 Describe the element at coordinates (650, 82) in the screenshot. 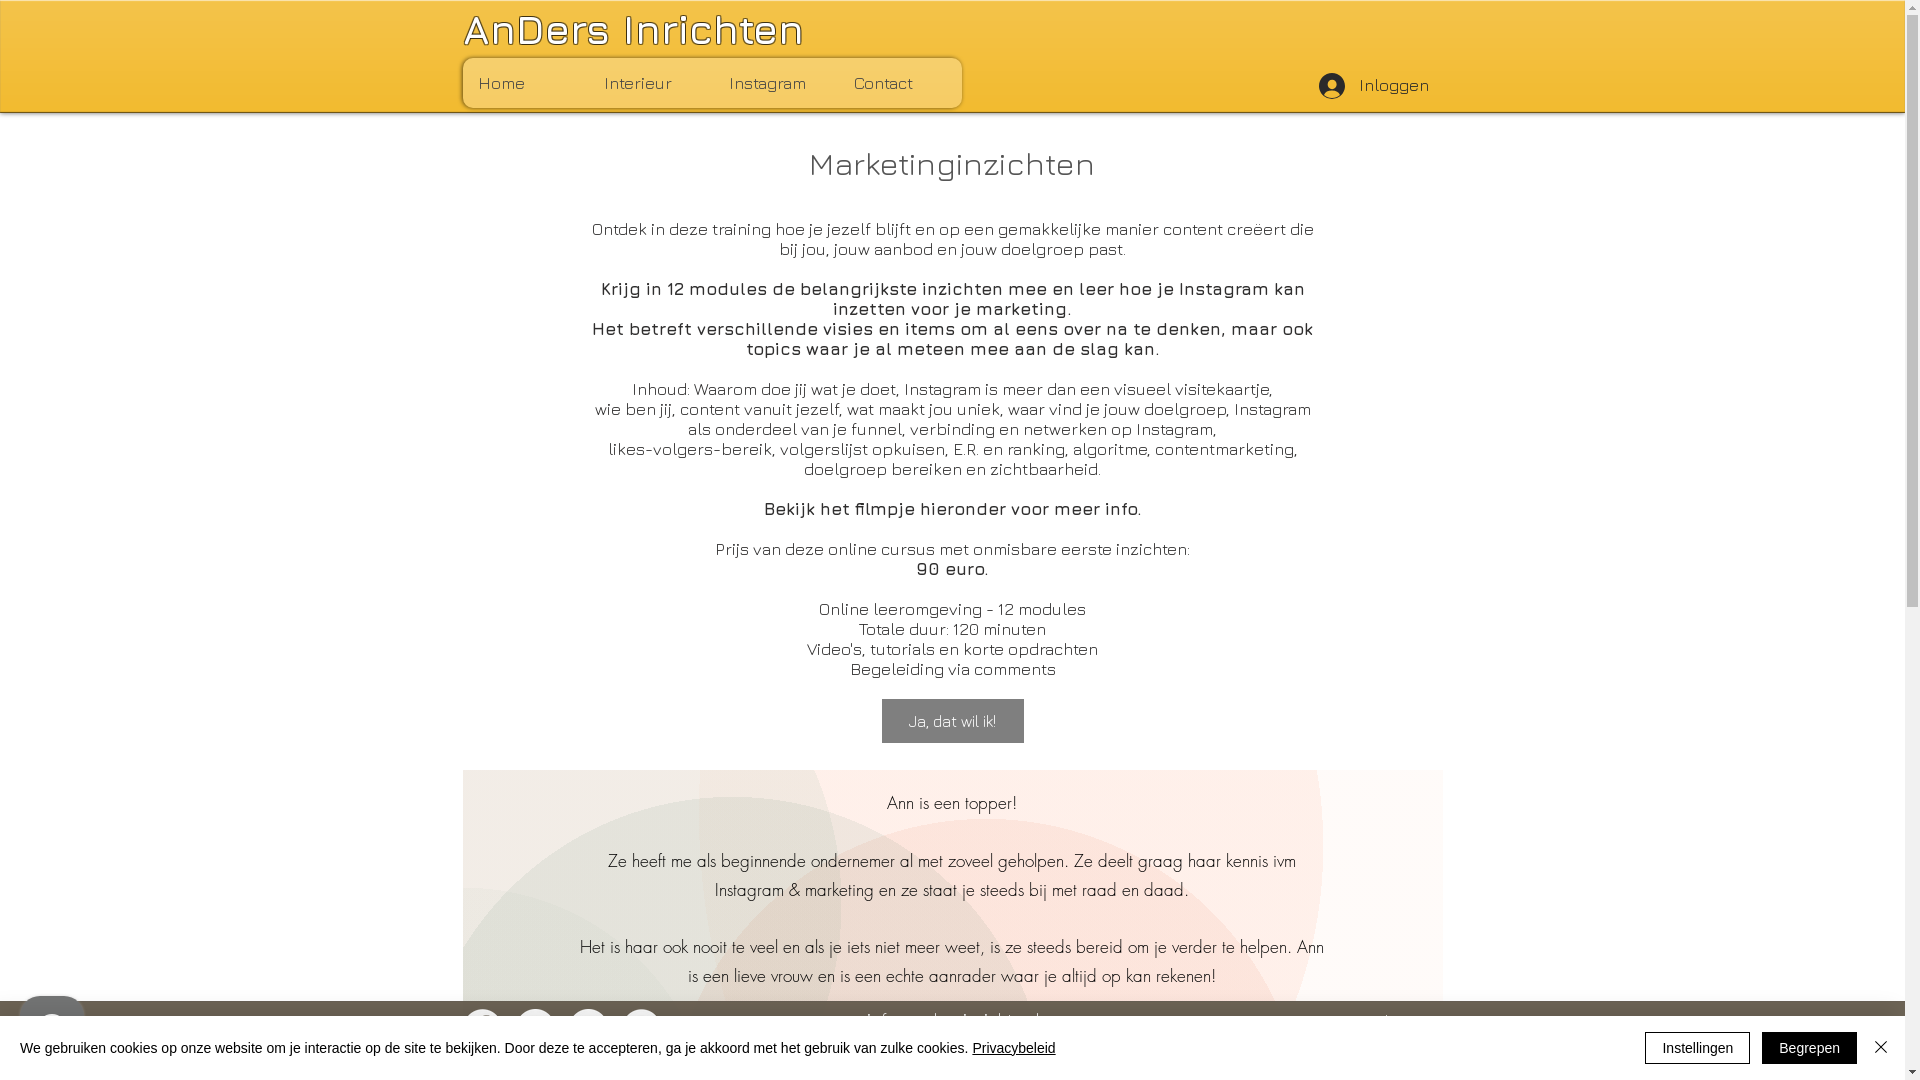

I see `'Interieur'` at that location.